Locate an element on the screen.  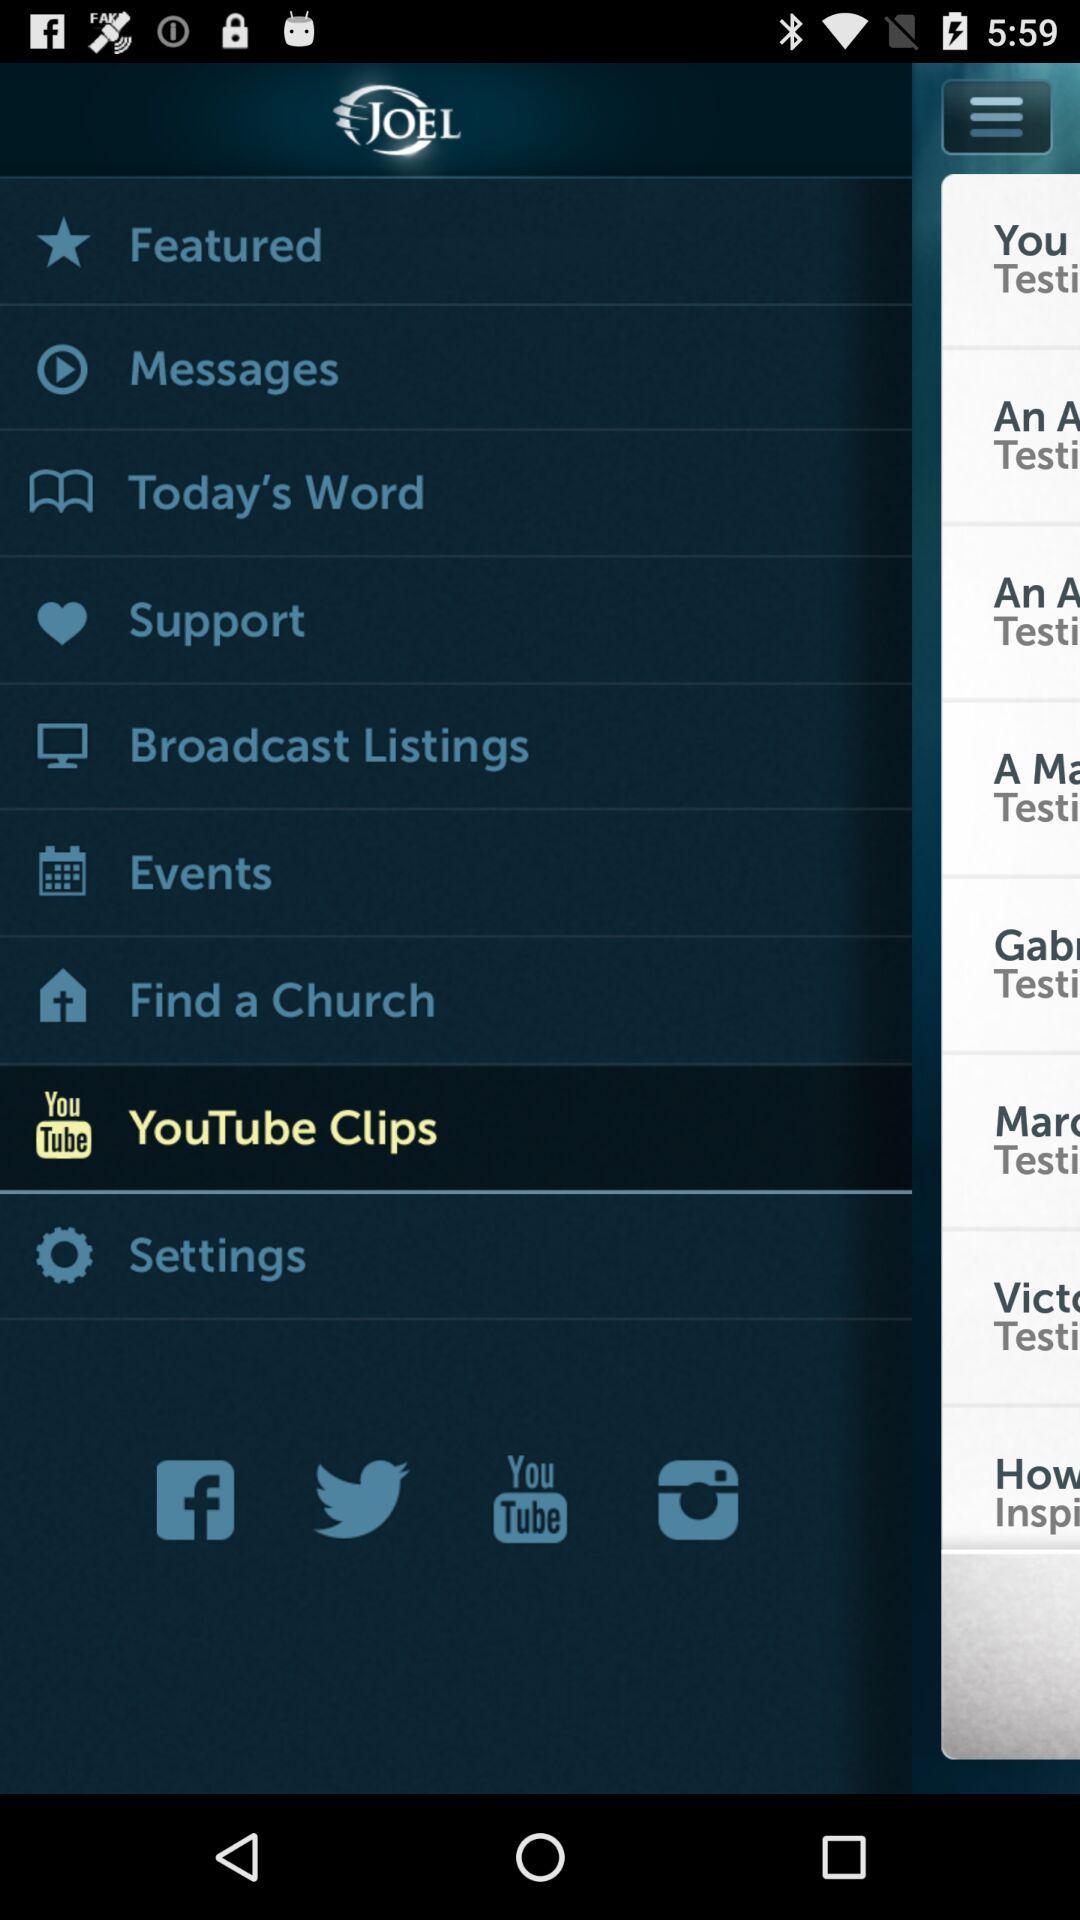
access messages is located at coordinates (455, 369).